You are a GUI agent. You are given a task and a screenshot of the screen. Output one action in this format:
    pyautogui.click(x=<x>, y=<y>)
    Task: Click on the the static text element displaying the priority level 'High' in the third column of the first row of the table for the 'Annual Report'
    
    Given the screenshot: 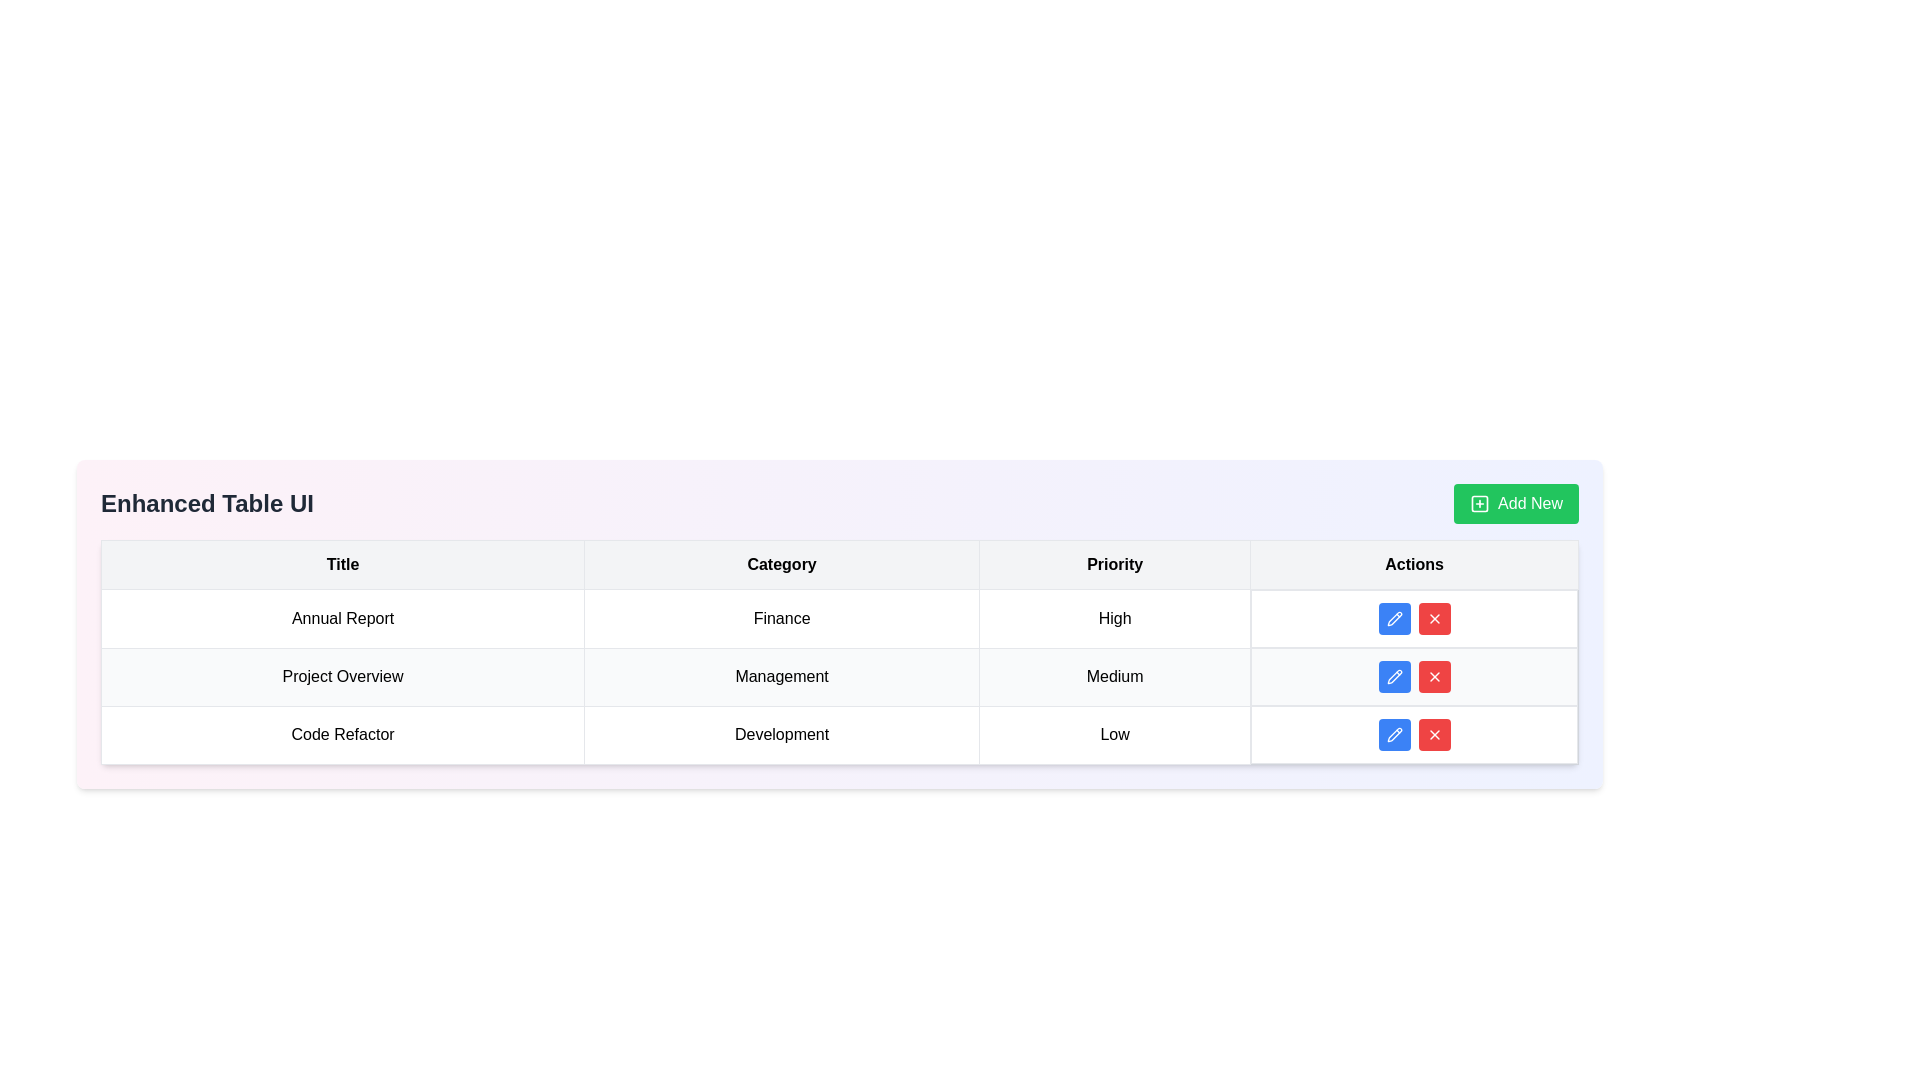 What is the action you would take?
    pyautogui.click(x=1114, y=617)
    